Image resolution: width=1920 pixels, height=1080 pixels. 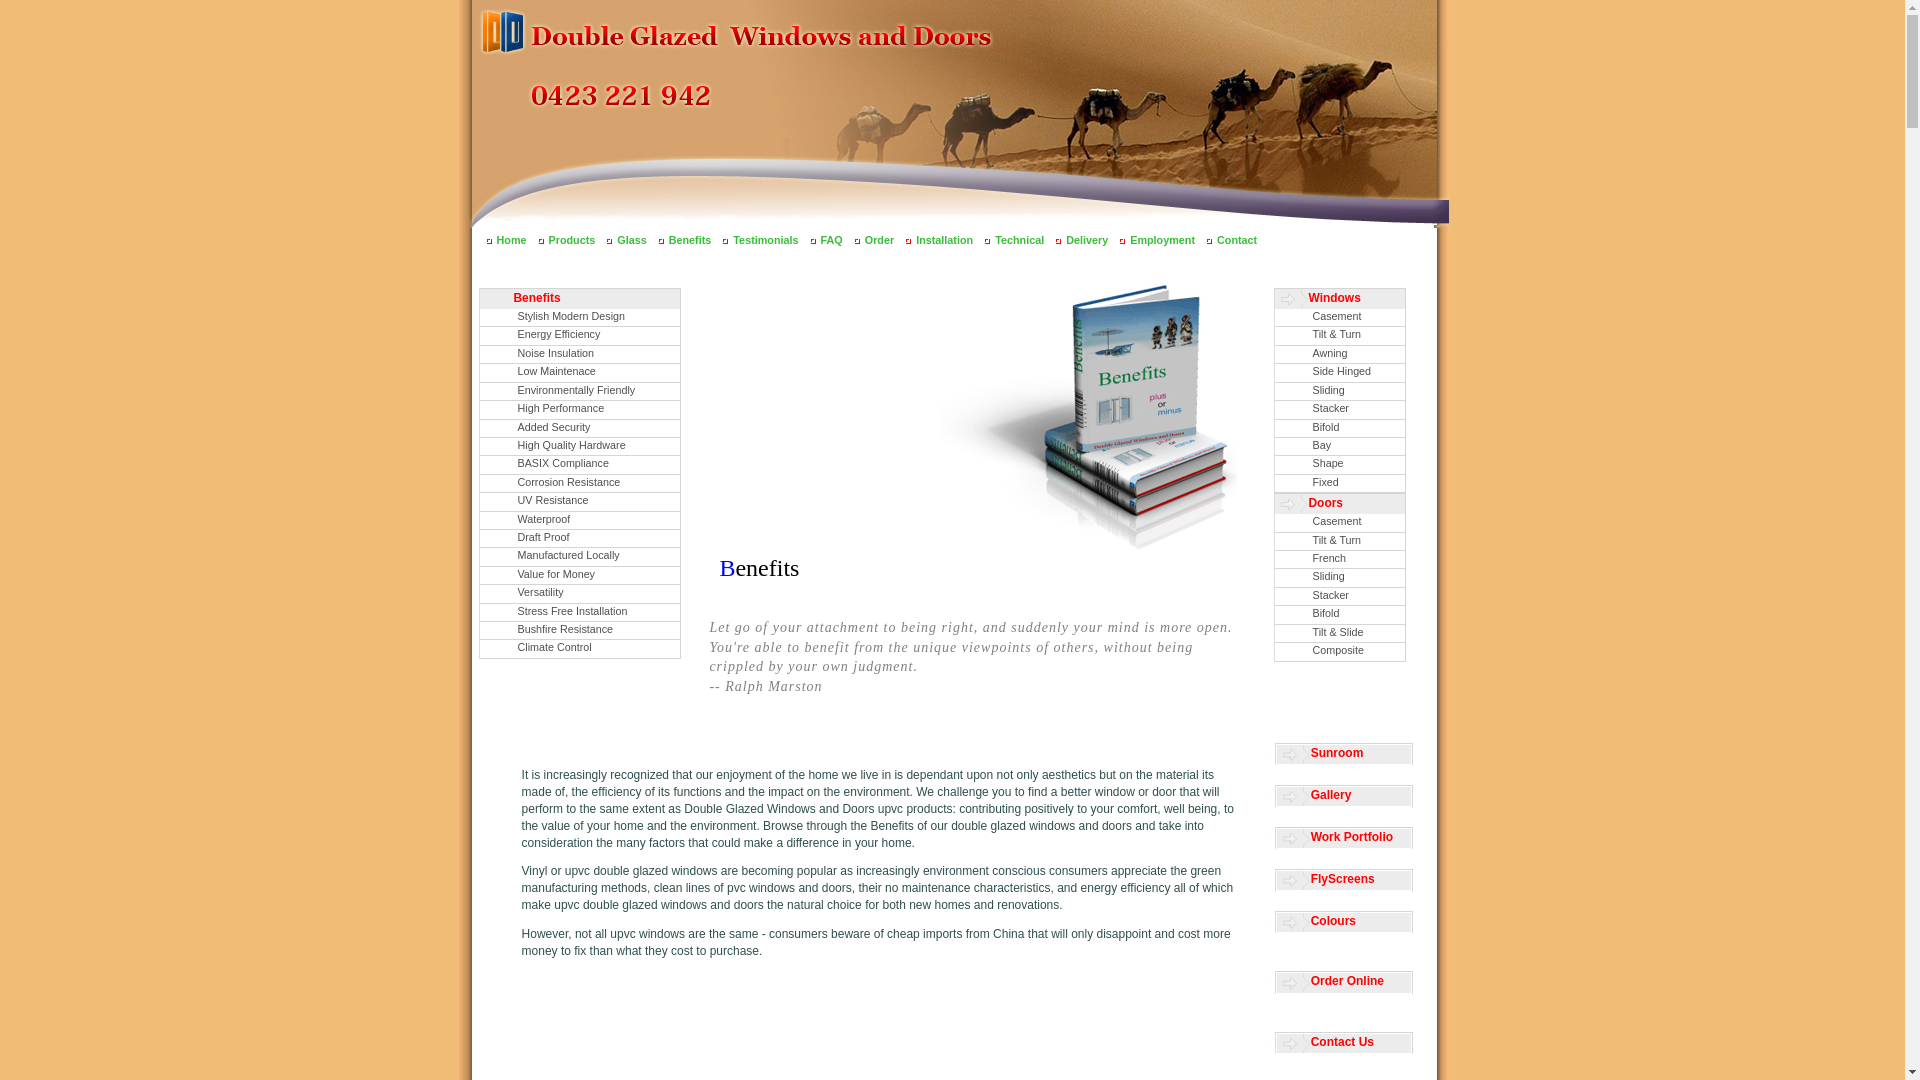 What do you see at coordinates (579, 316) in the screenshot?
I see `'Stylish Modern Design'` at bounding box center [579, 316].